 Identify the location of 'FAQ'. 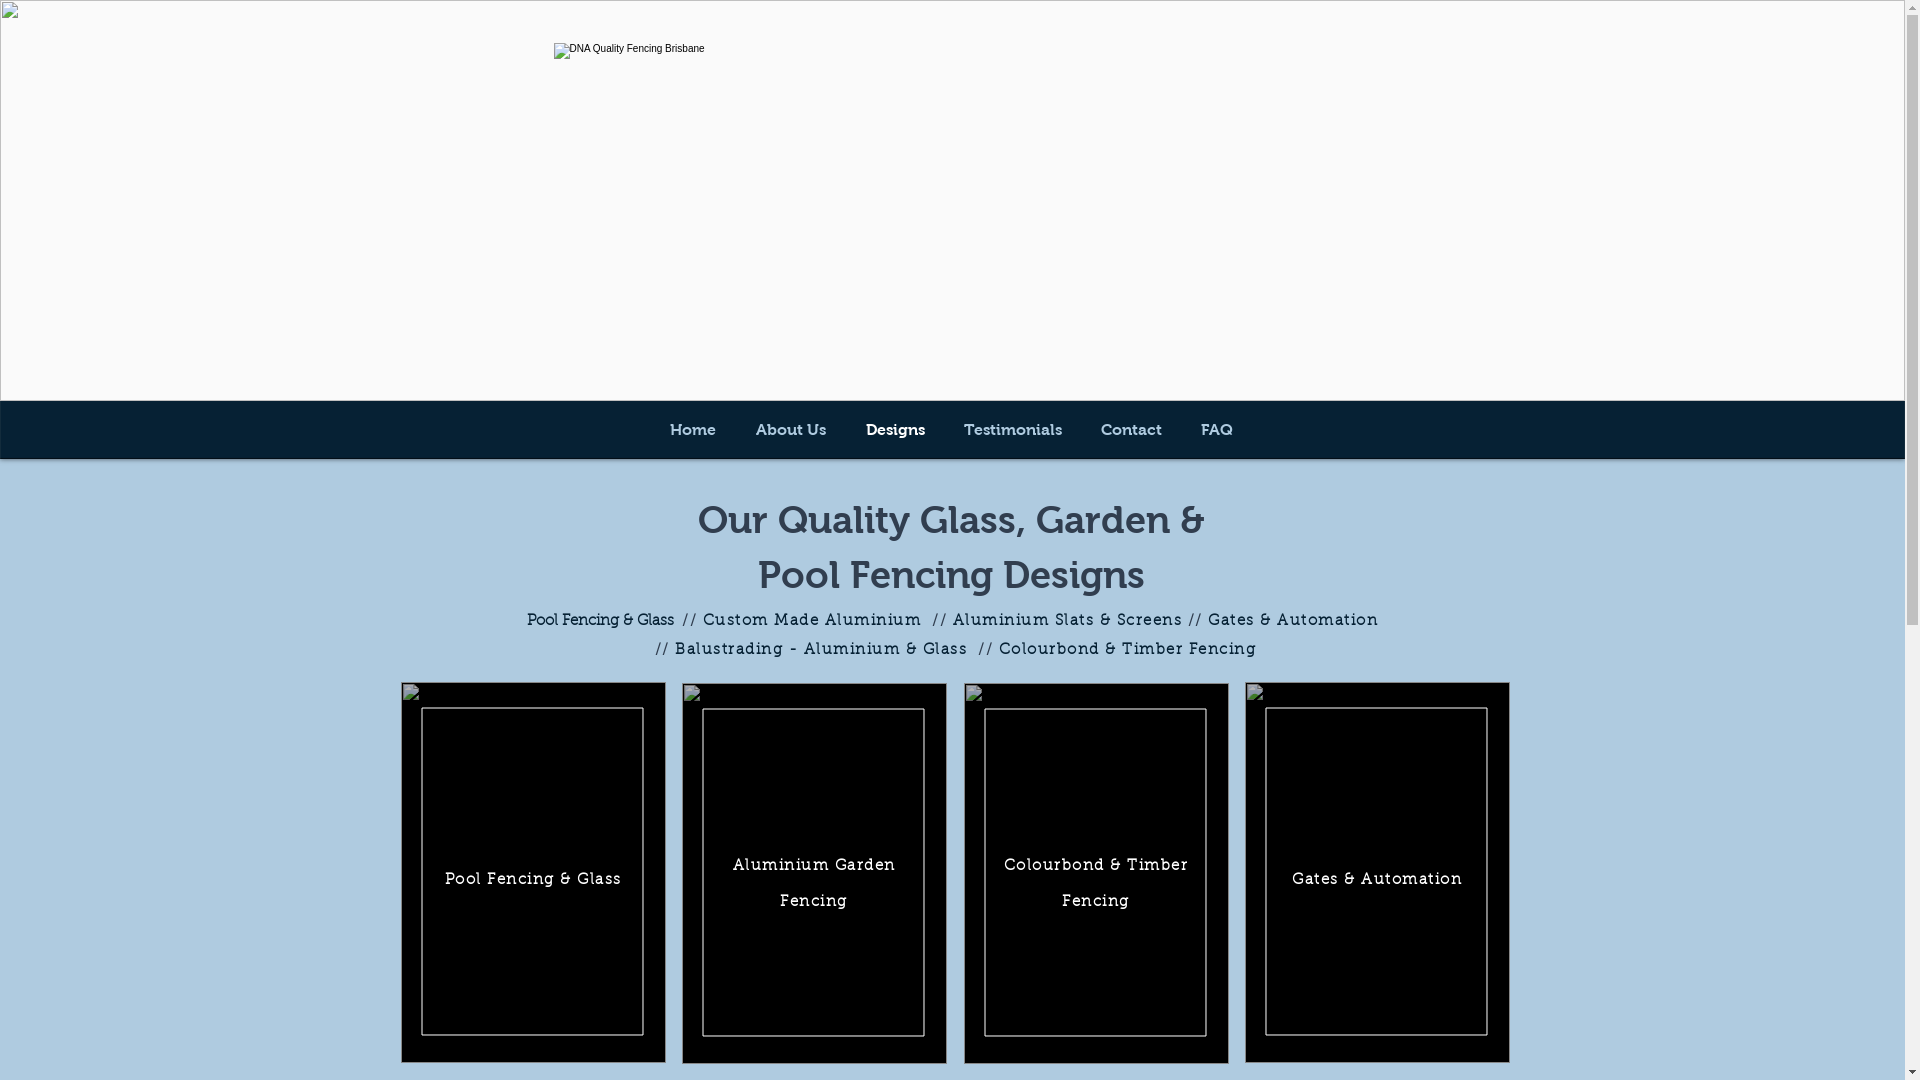
(1216, 428).